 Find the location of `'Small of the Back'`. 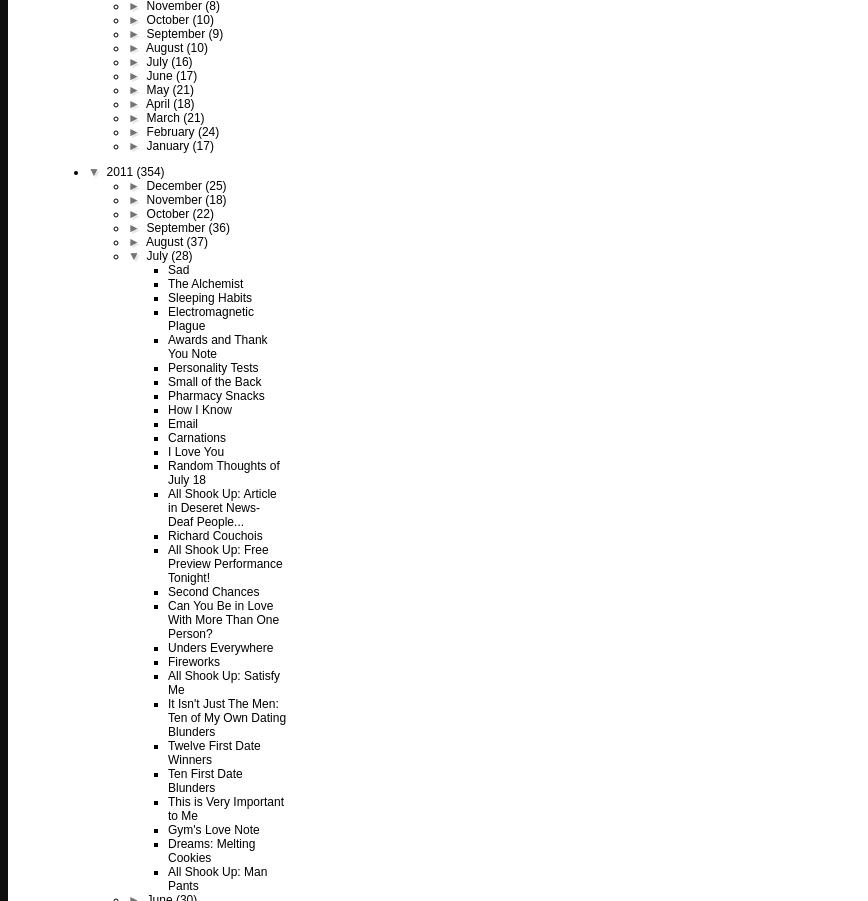

'Small of the Back' is located at coordinates (167, 381).